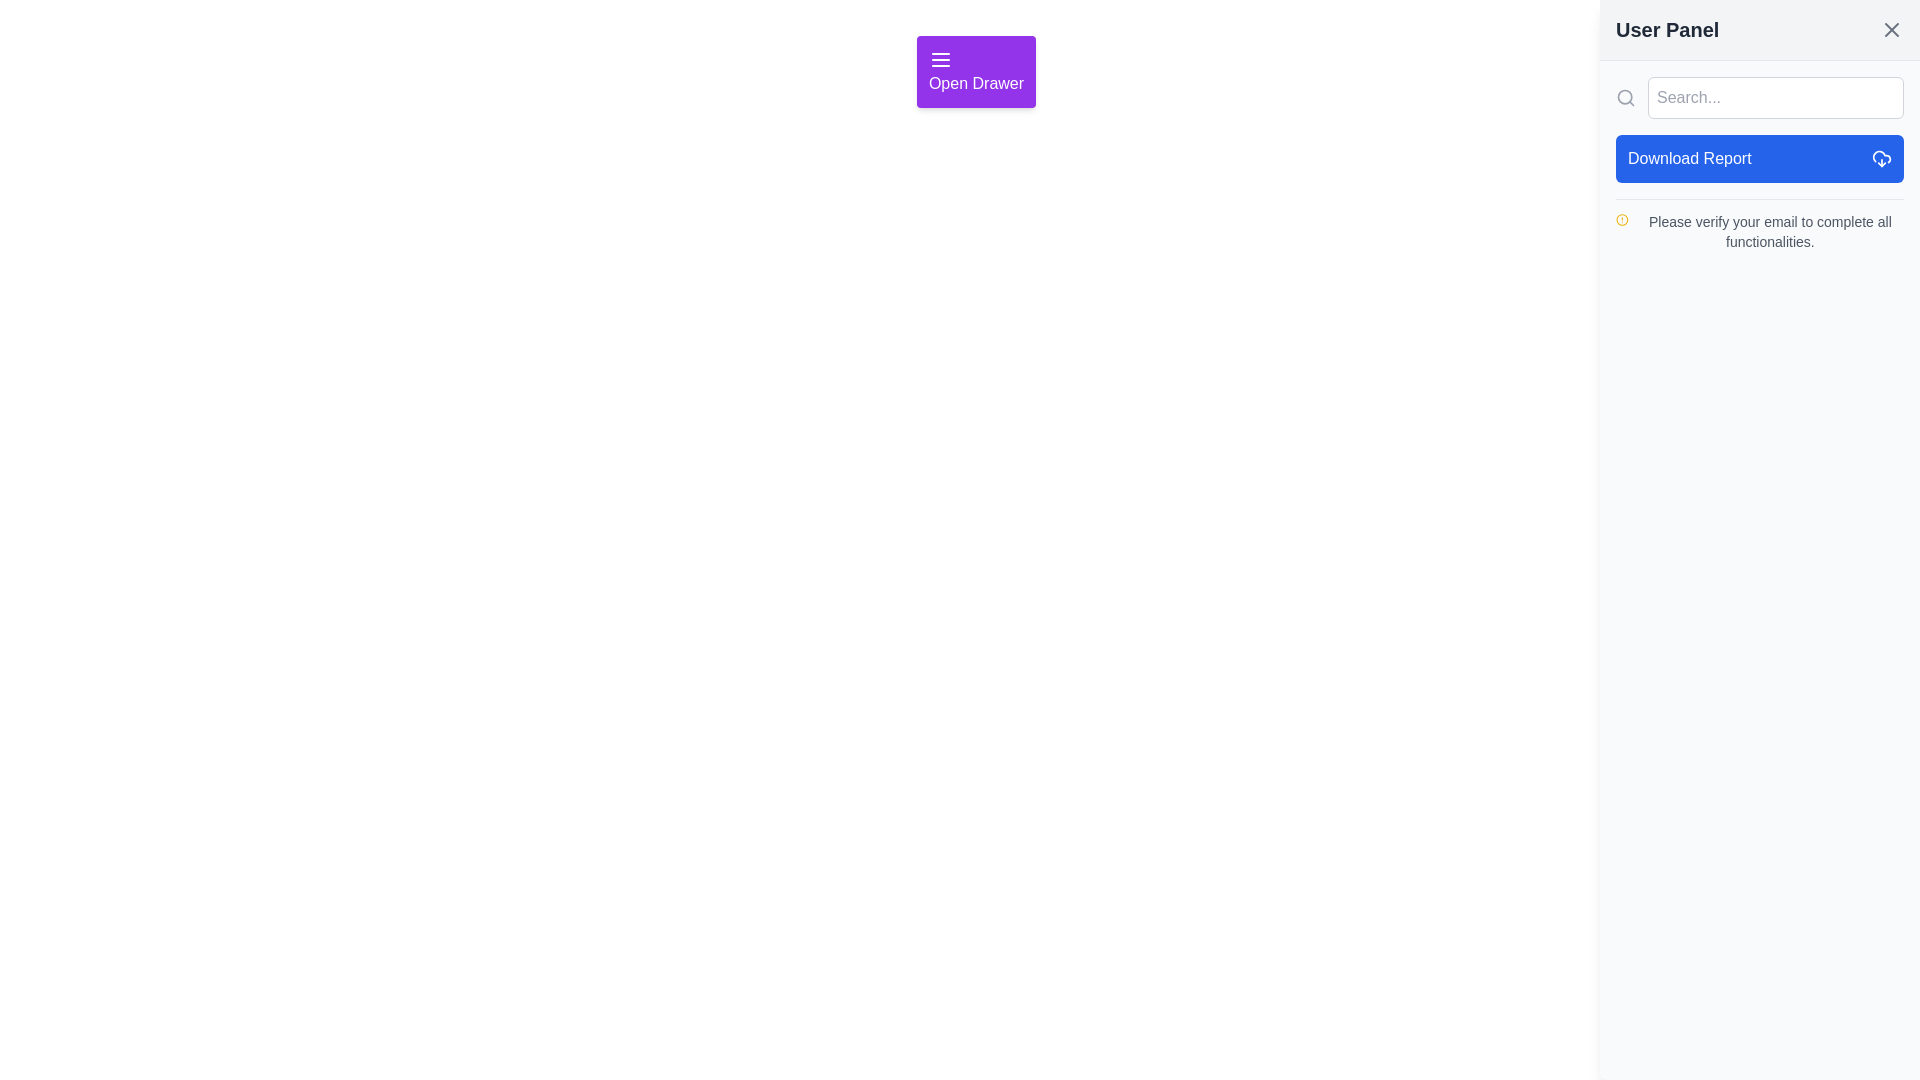 This screenshot has height=1080, width=1920. Describe the element at coordinates (1625, 97) in the screenshot. I see `the SVG Circle that forms the lens of the magnifying glass icon, located to the far right of the 'User Panel.'` at that location.